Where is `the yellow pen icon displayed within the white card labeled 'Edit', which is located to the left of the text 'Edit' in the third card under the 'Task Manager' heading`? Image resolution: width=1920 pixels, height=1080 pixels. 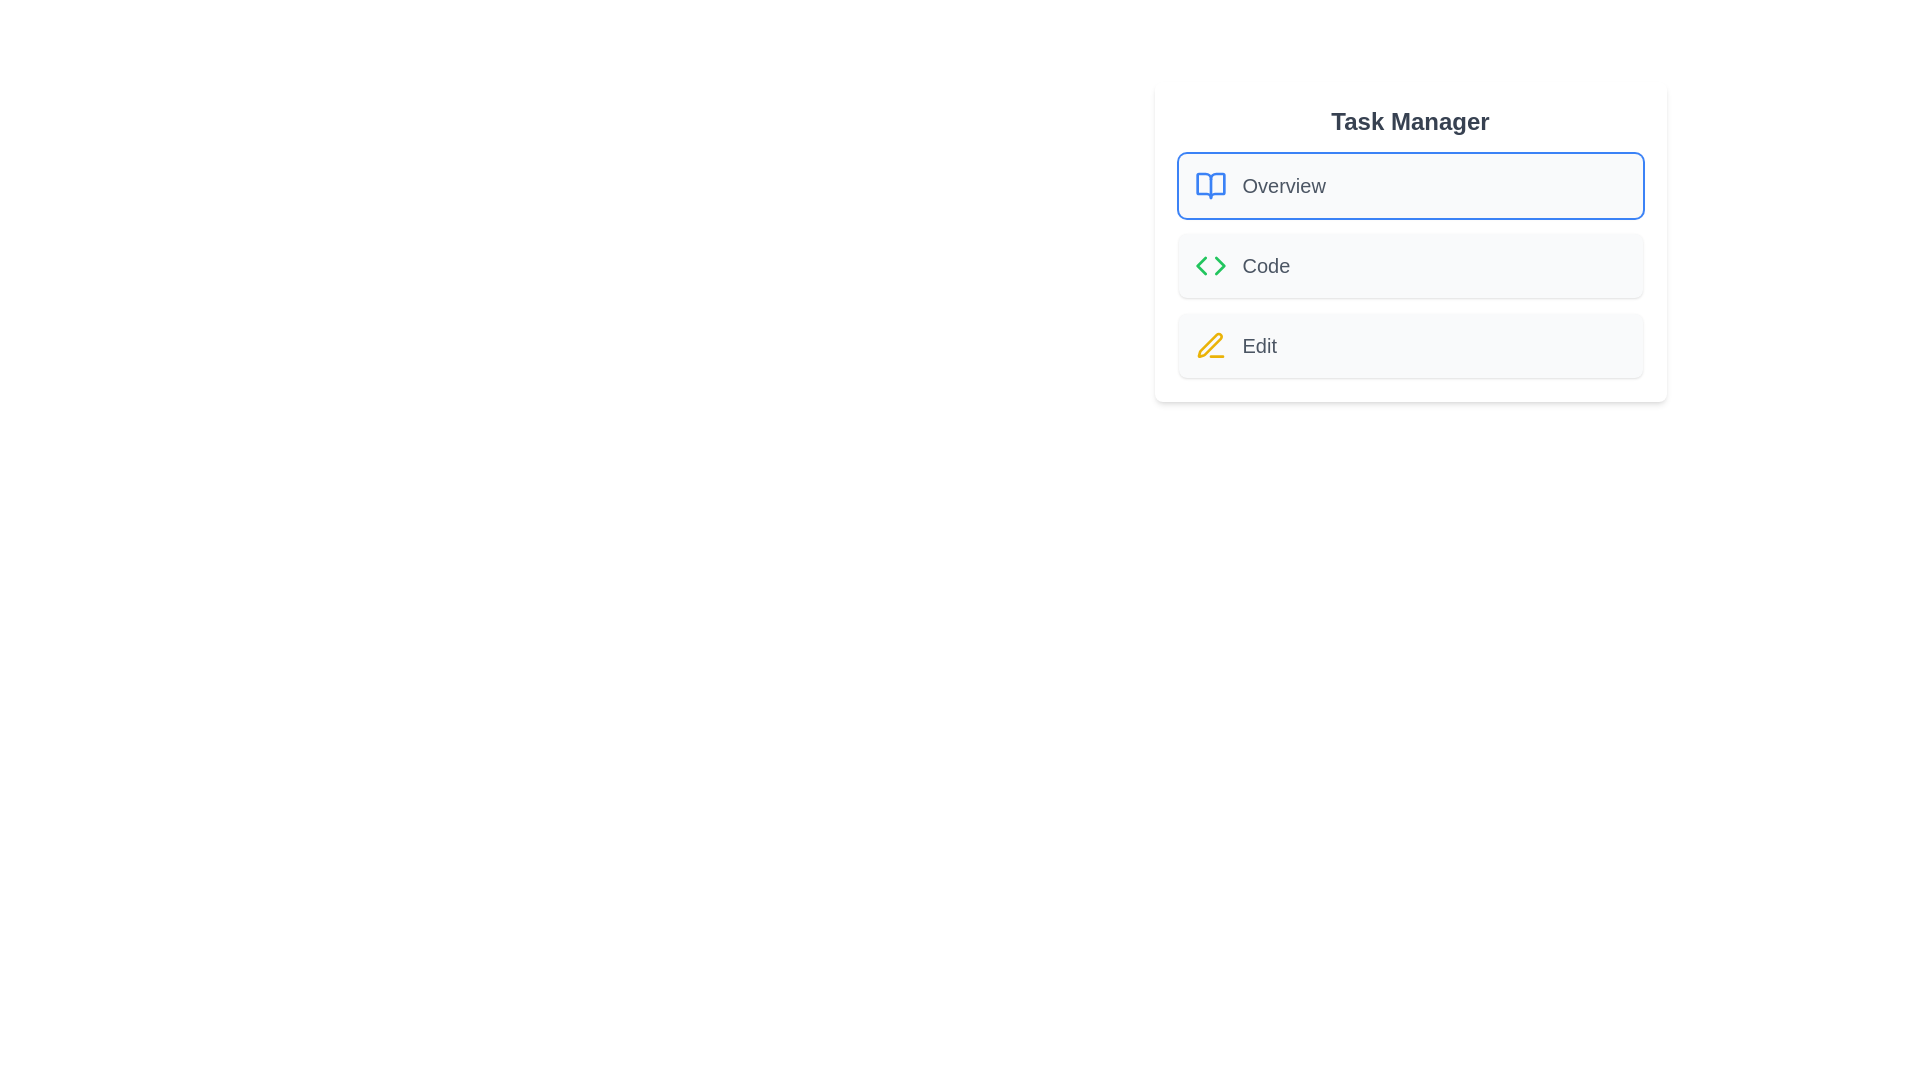
the yellow pen icon displayed within the white card labeled 'Edit', which is located to the left of the text 'Edit' in the third card under the 'Task Manager' heading is located at coordinates (1209, 345).